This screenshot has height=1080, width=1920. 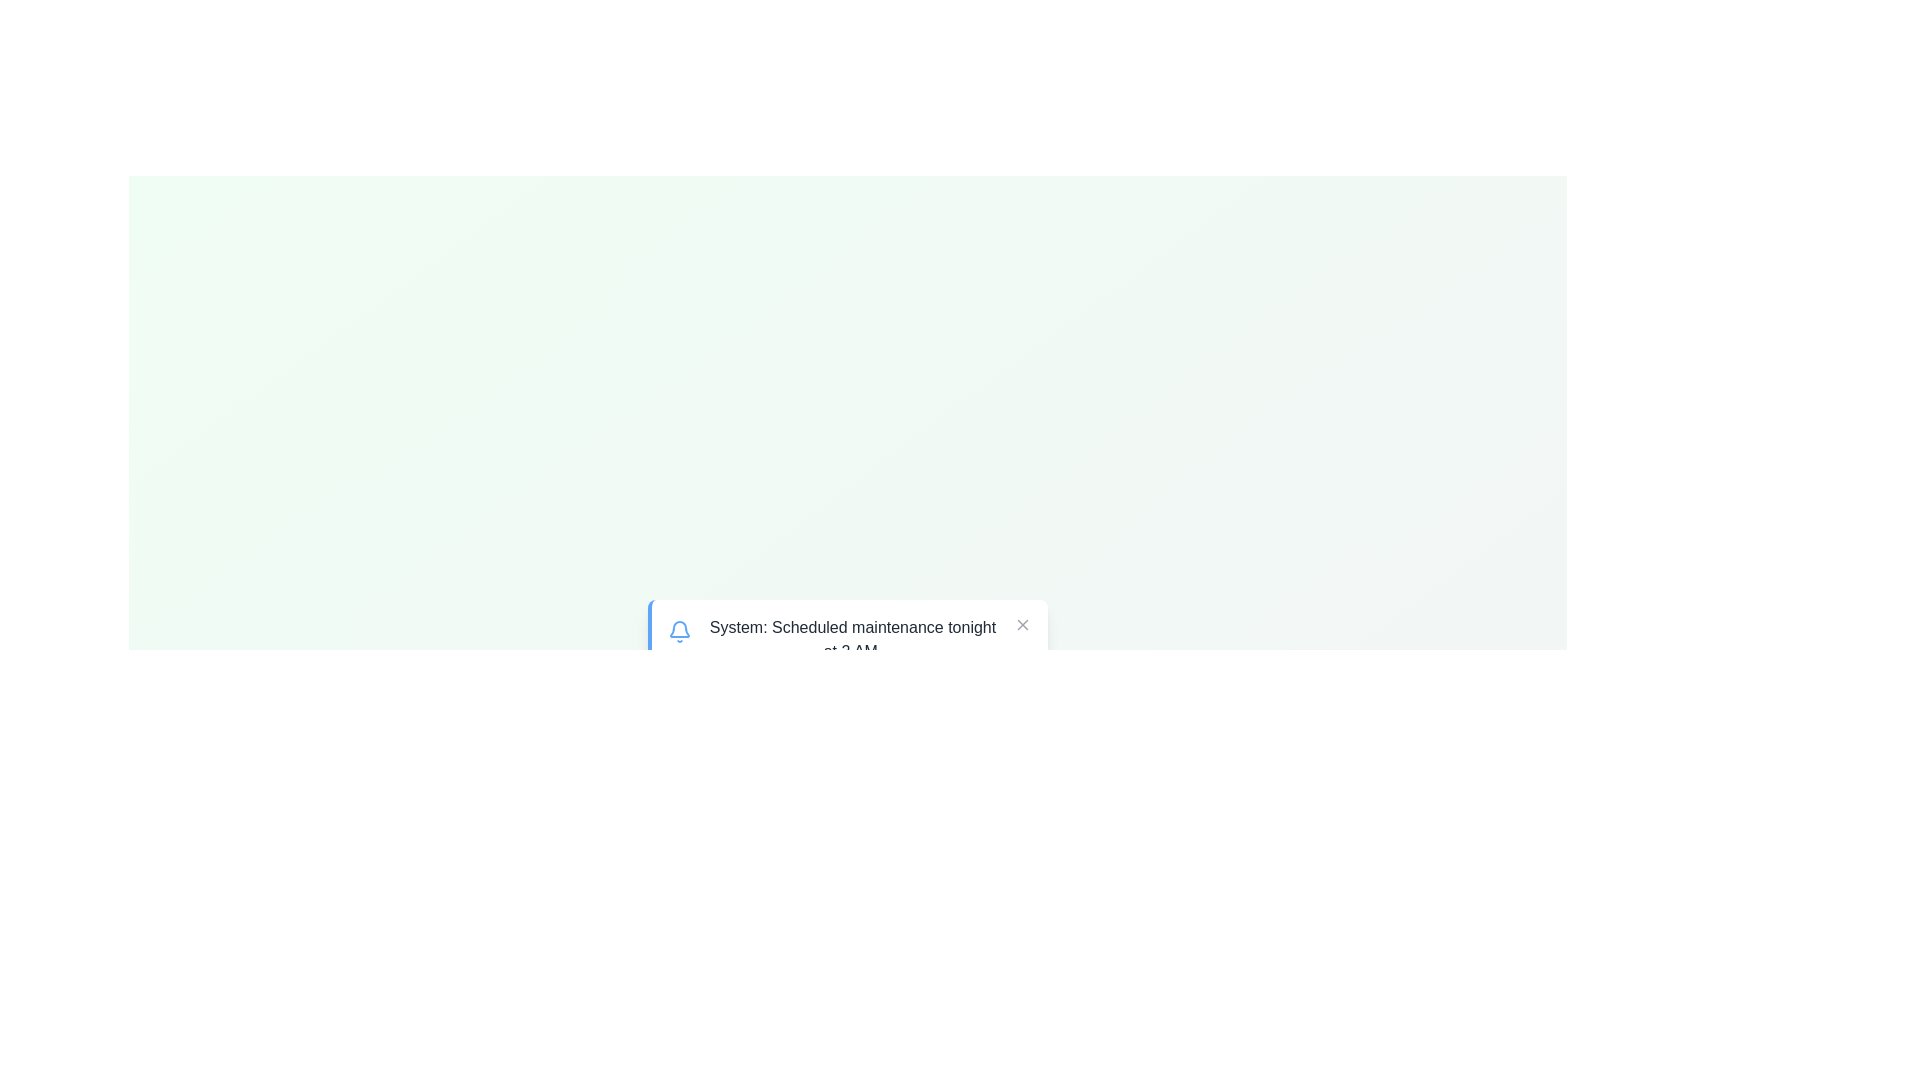 What do you see at coordinates (848, 640) in the screenshot?
I see `the notification message by clicking on the notification area` at bounding box center [848, 640].